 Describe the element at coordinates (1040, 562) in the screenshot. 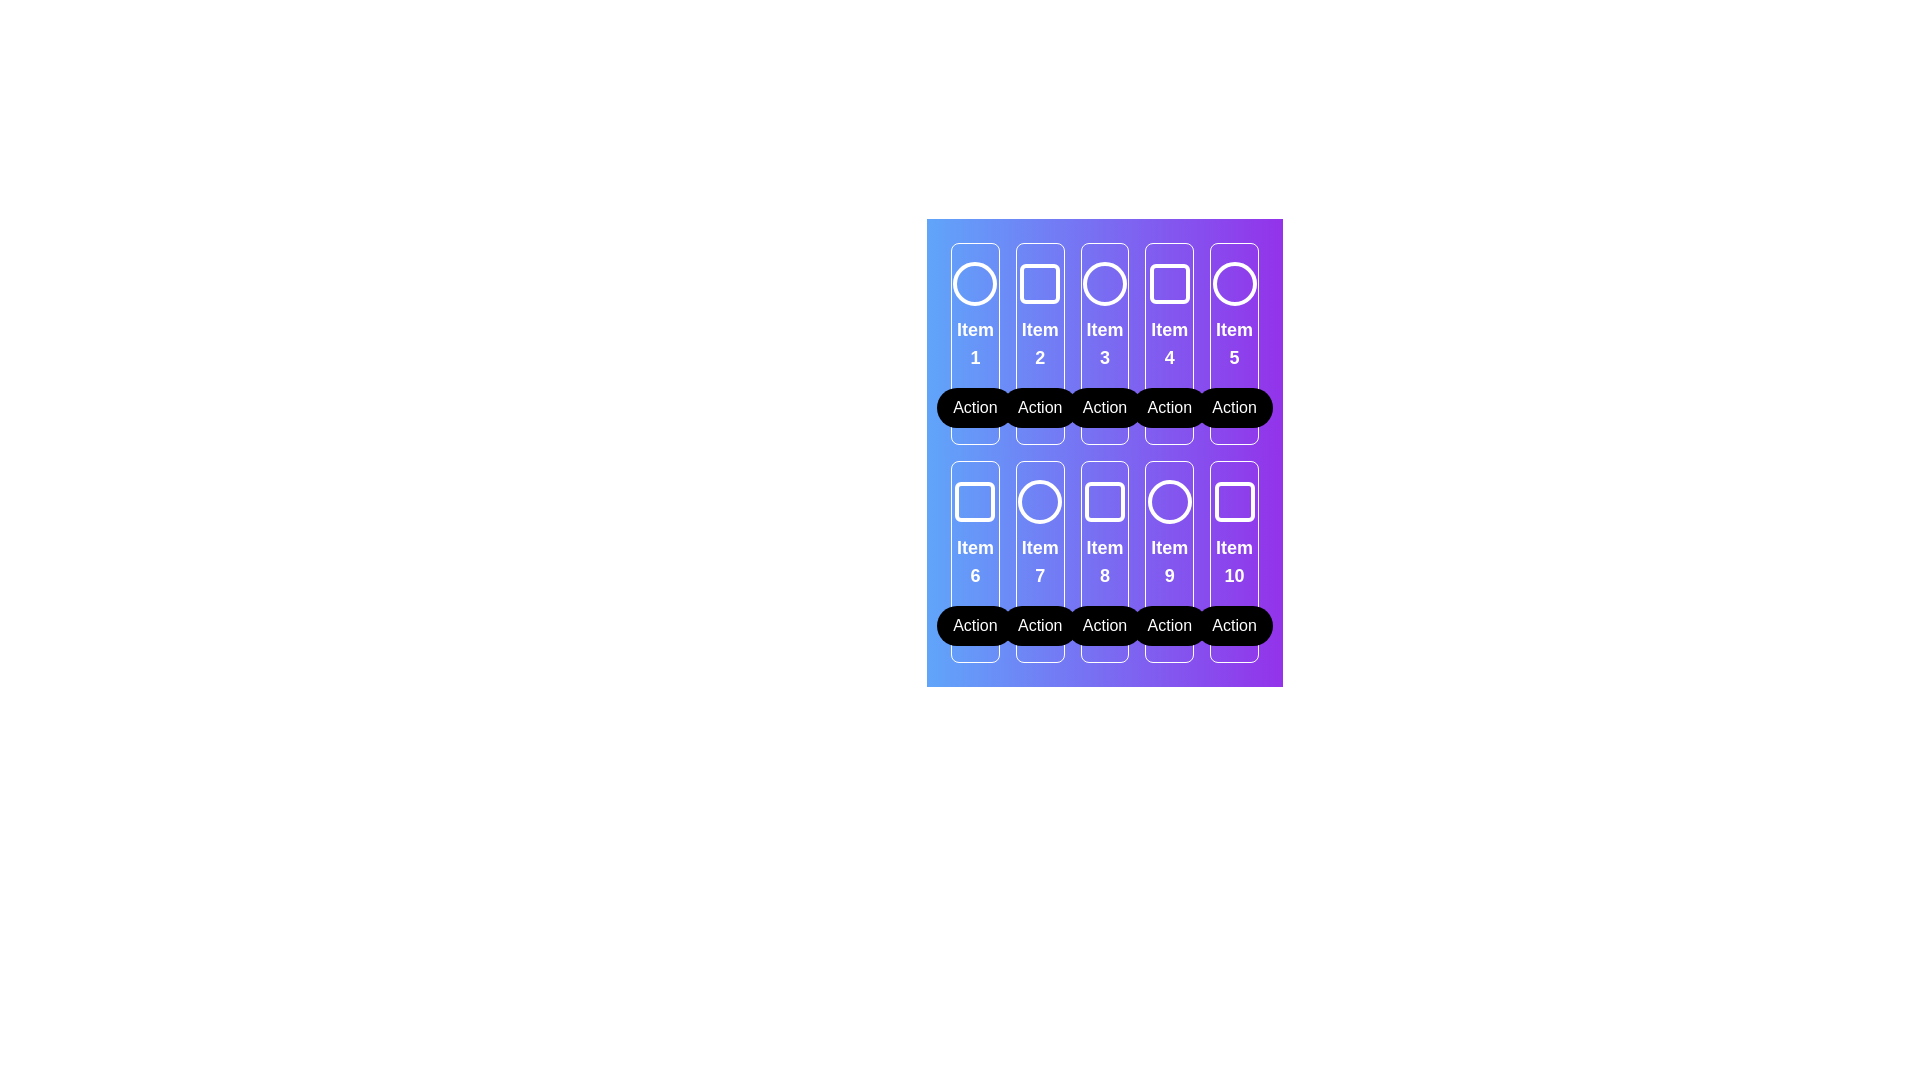

I see `the text label element that describes 'Item 7' located in the second row, second column of a 5x2 grid` at that location.